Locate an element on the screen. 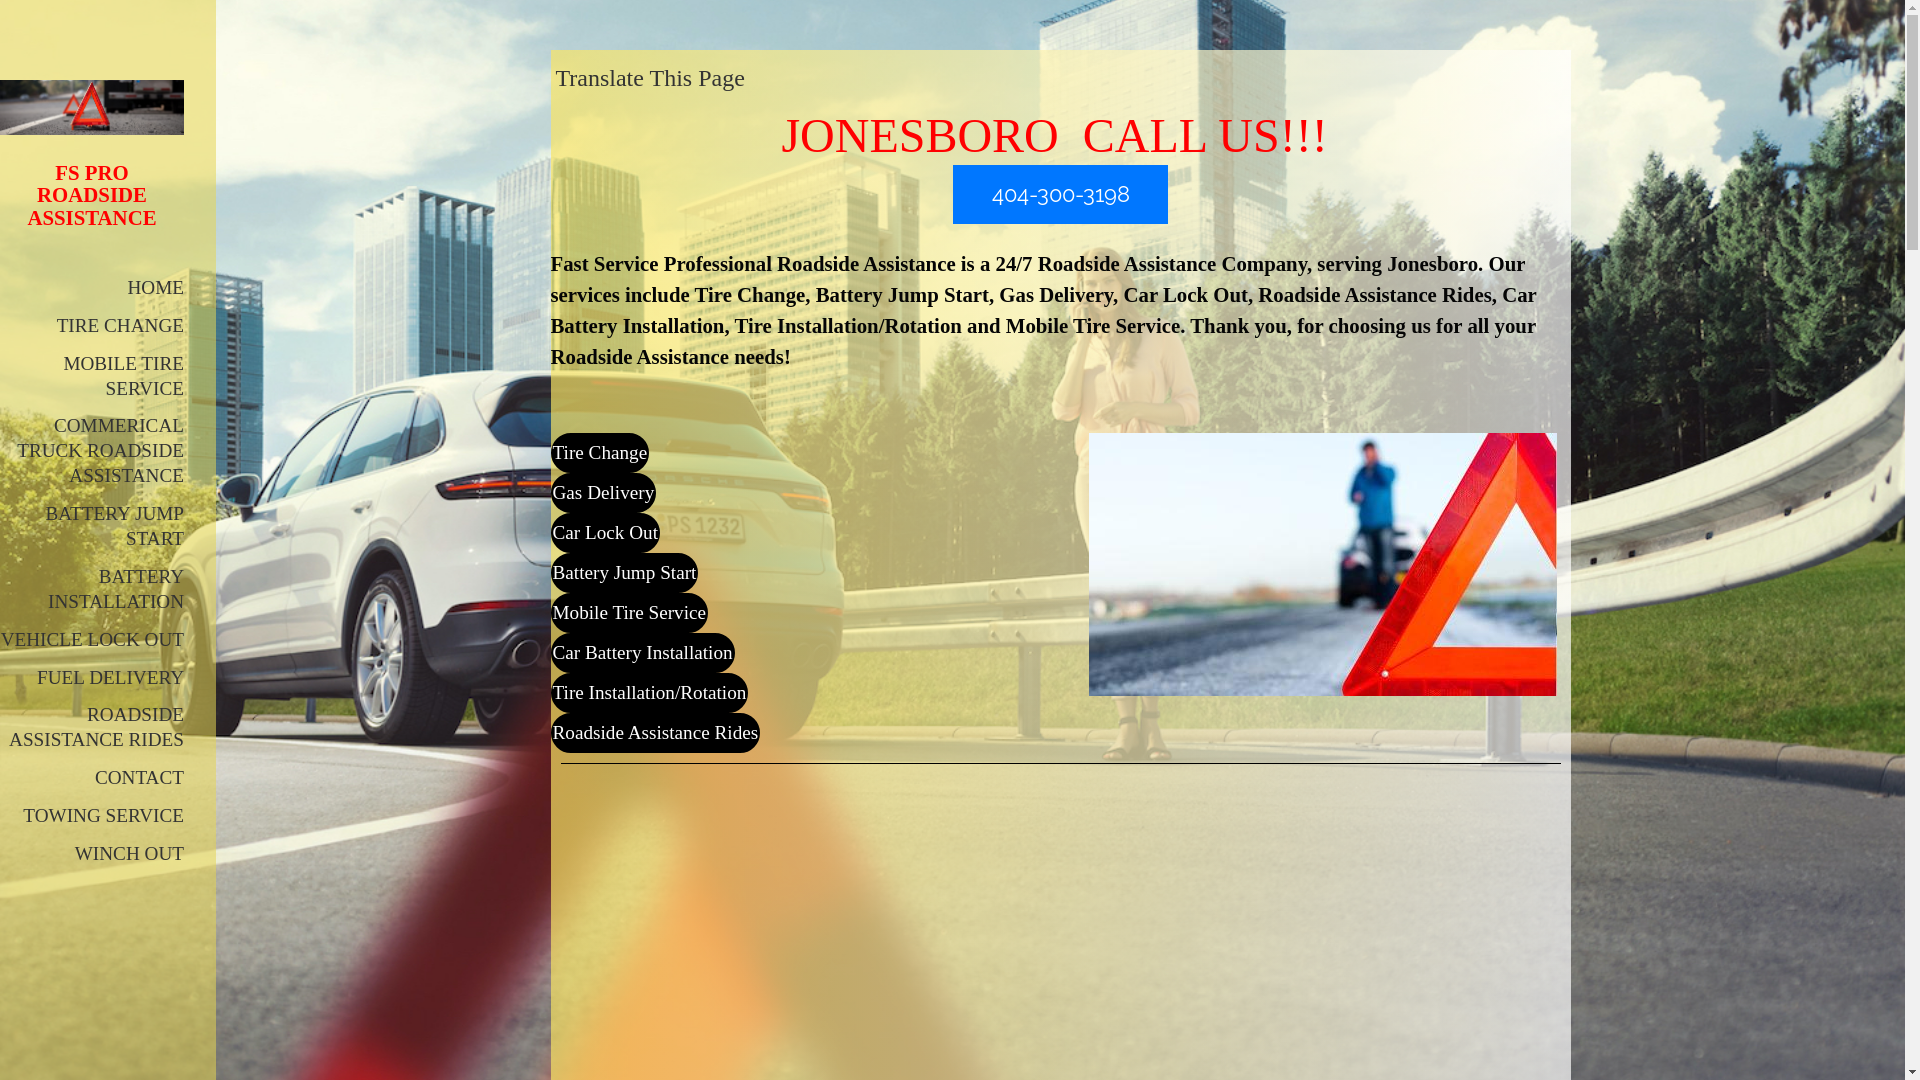  'CONTACT' is located at coordinates (138, 776).